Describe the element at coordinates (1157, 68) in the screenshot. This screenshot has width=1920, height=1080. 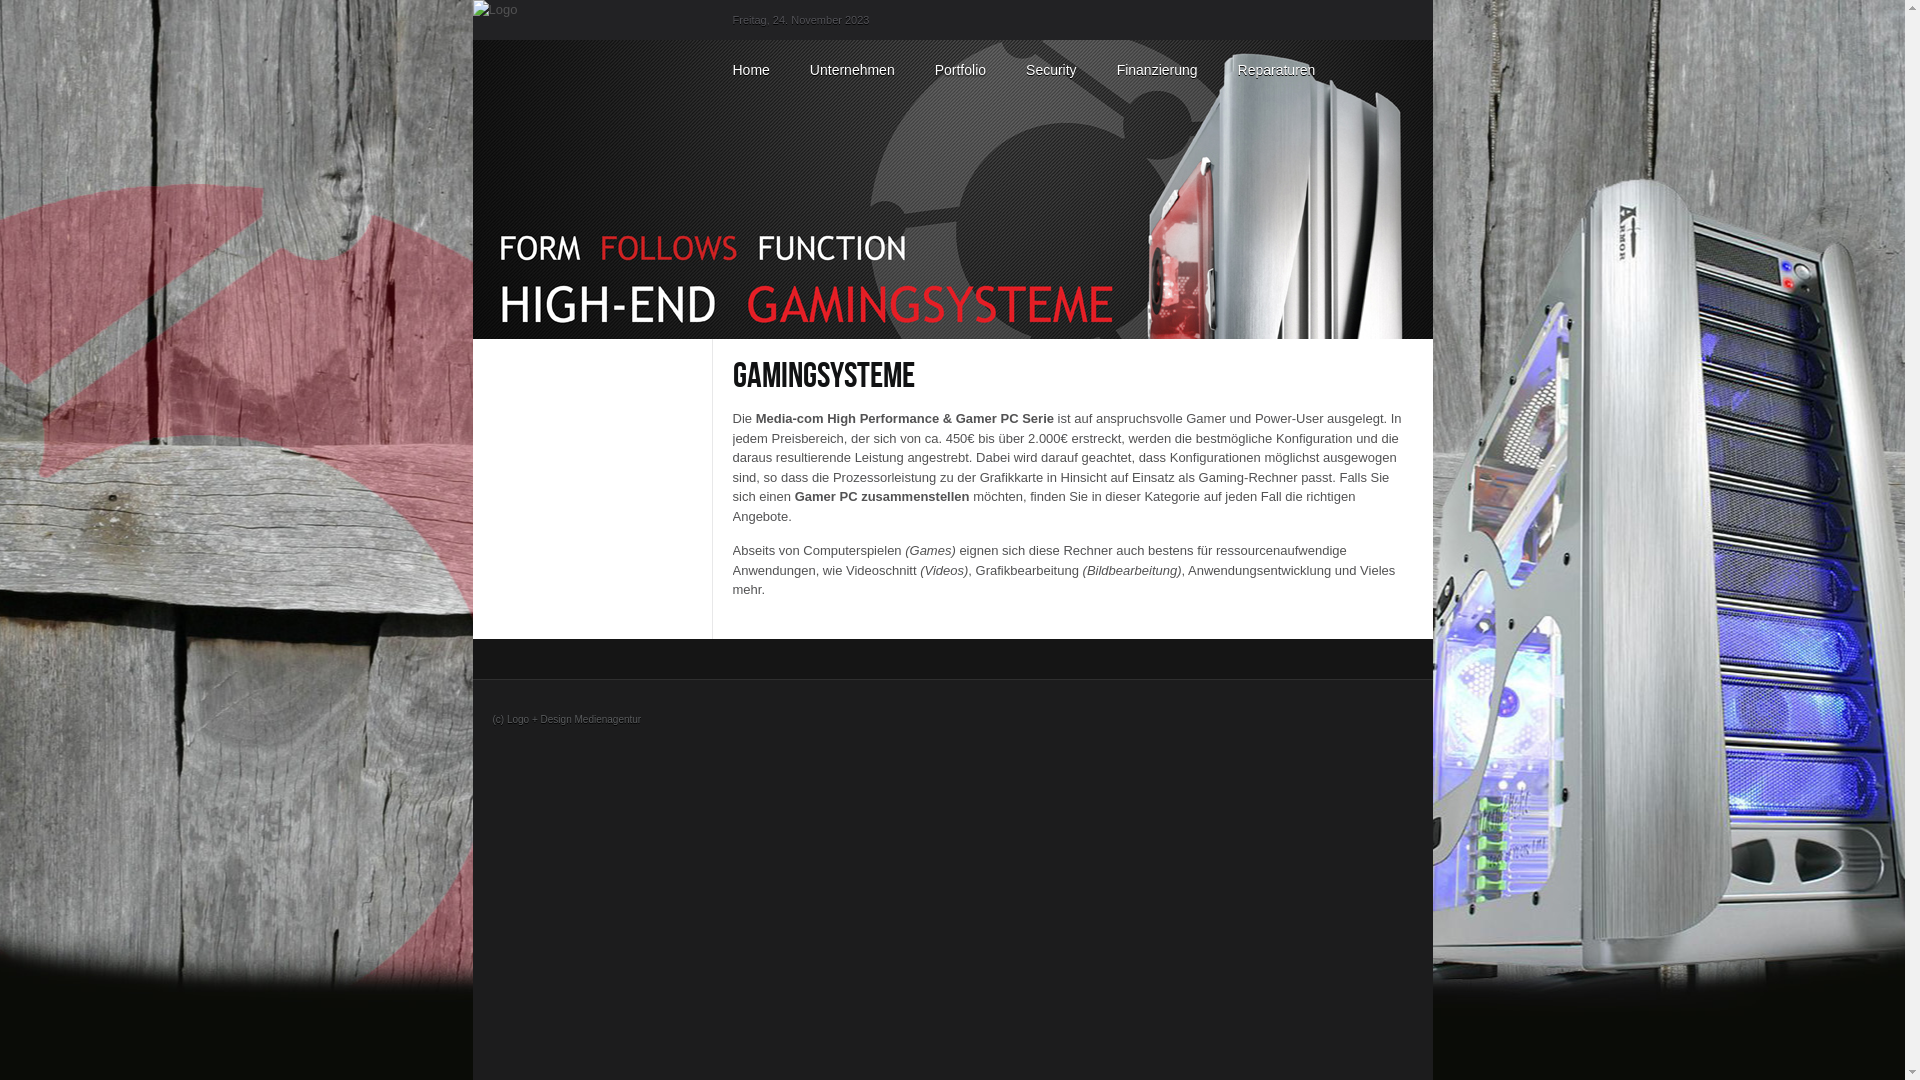
I see `'Finanzierung'` at that location.